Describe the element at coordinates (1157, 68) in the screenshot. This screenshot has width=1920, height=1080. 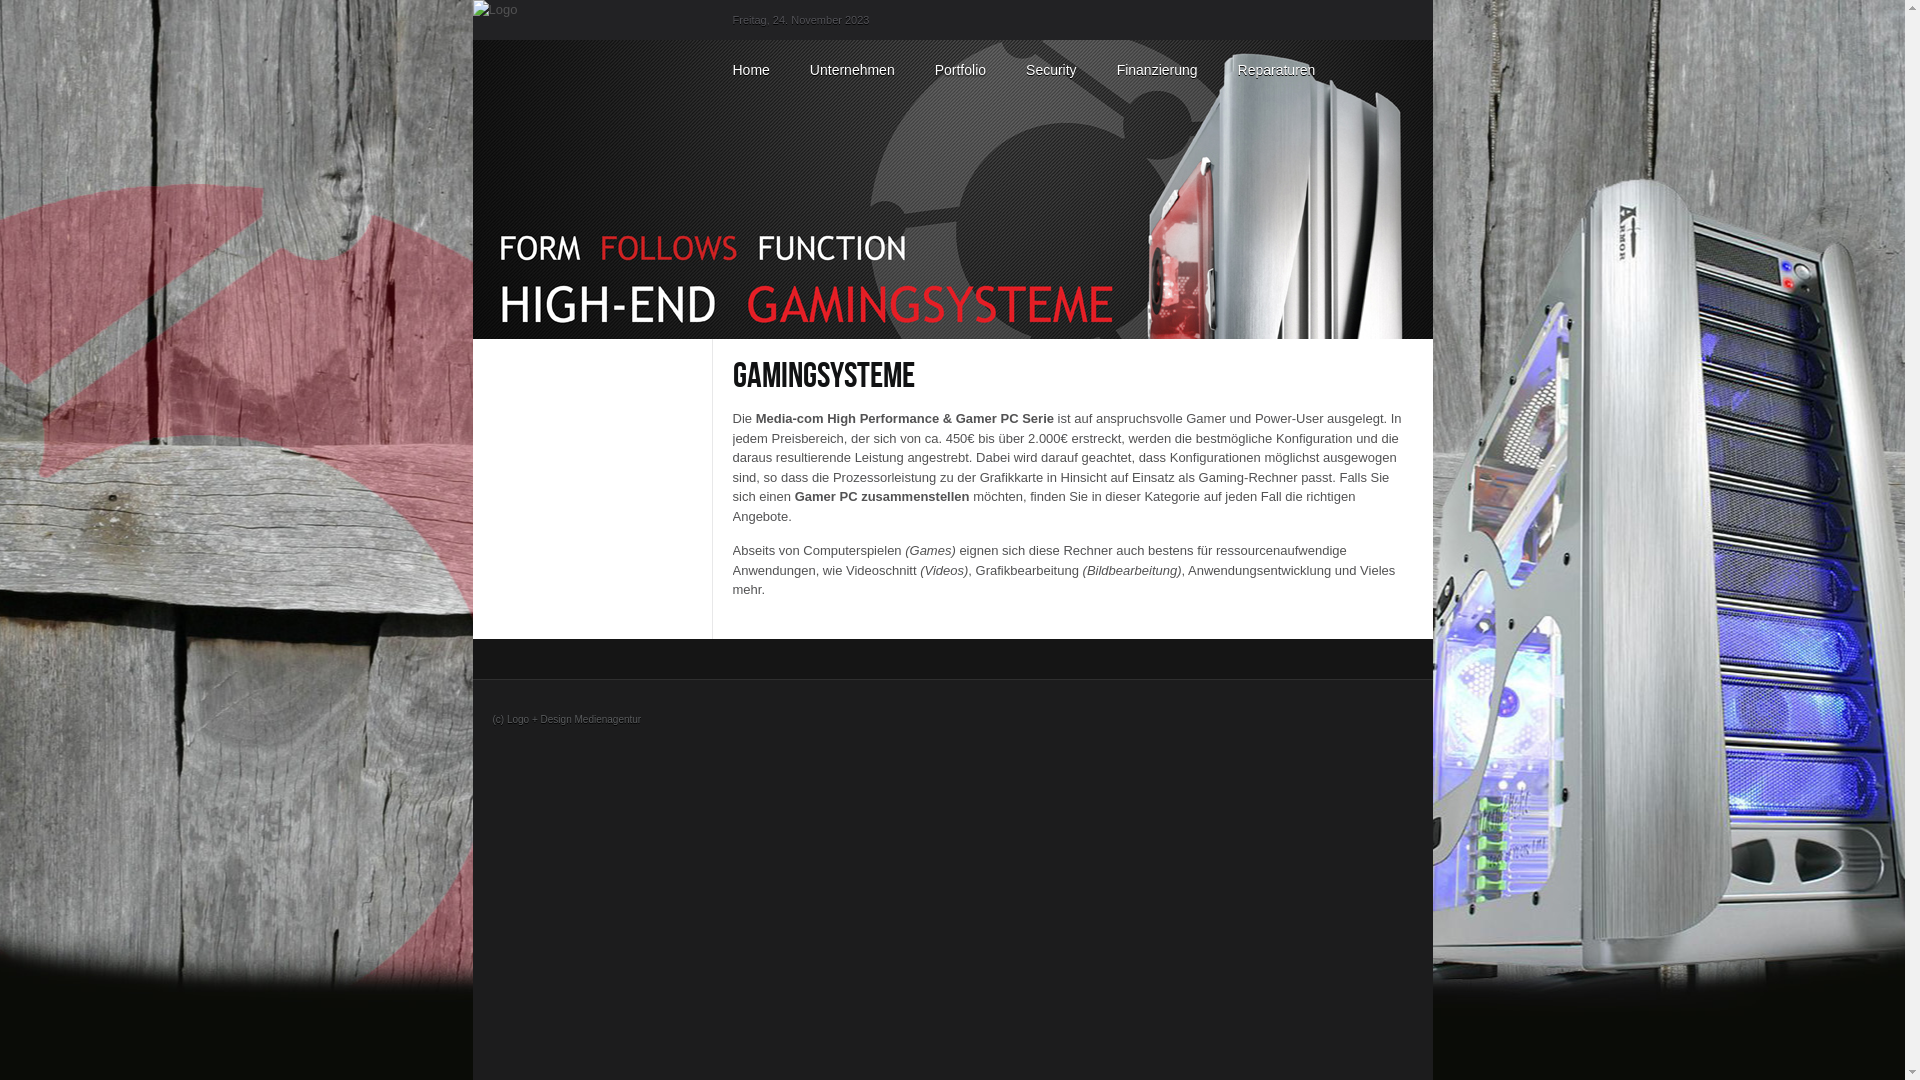
I see `'Finanzierung'` at that location.